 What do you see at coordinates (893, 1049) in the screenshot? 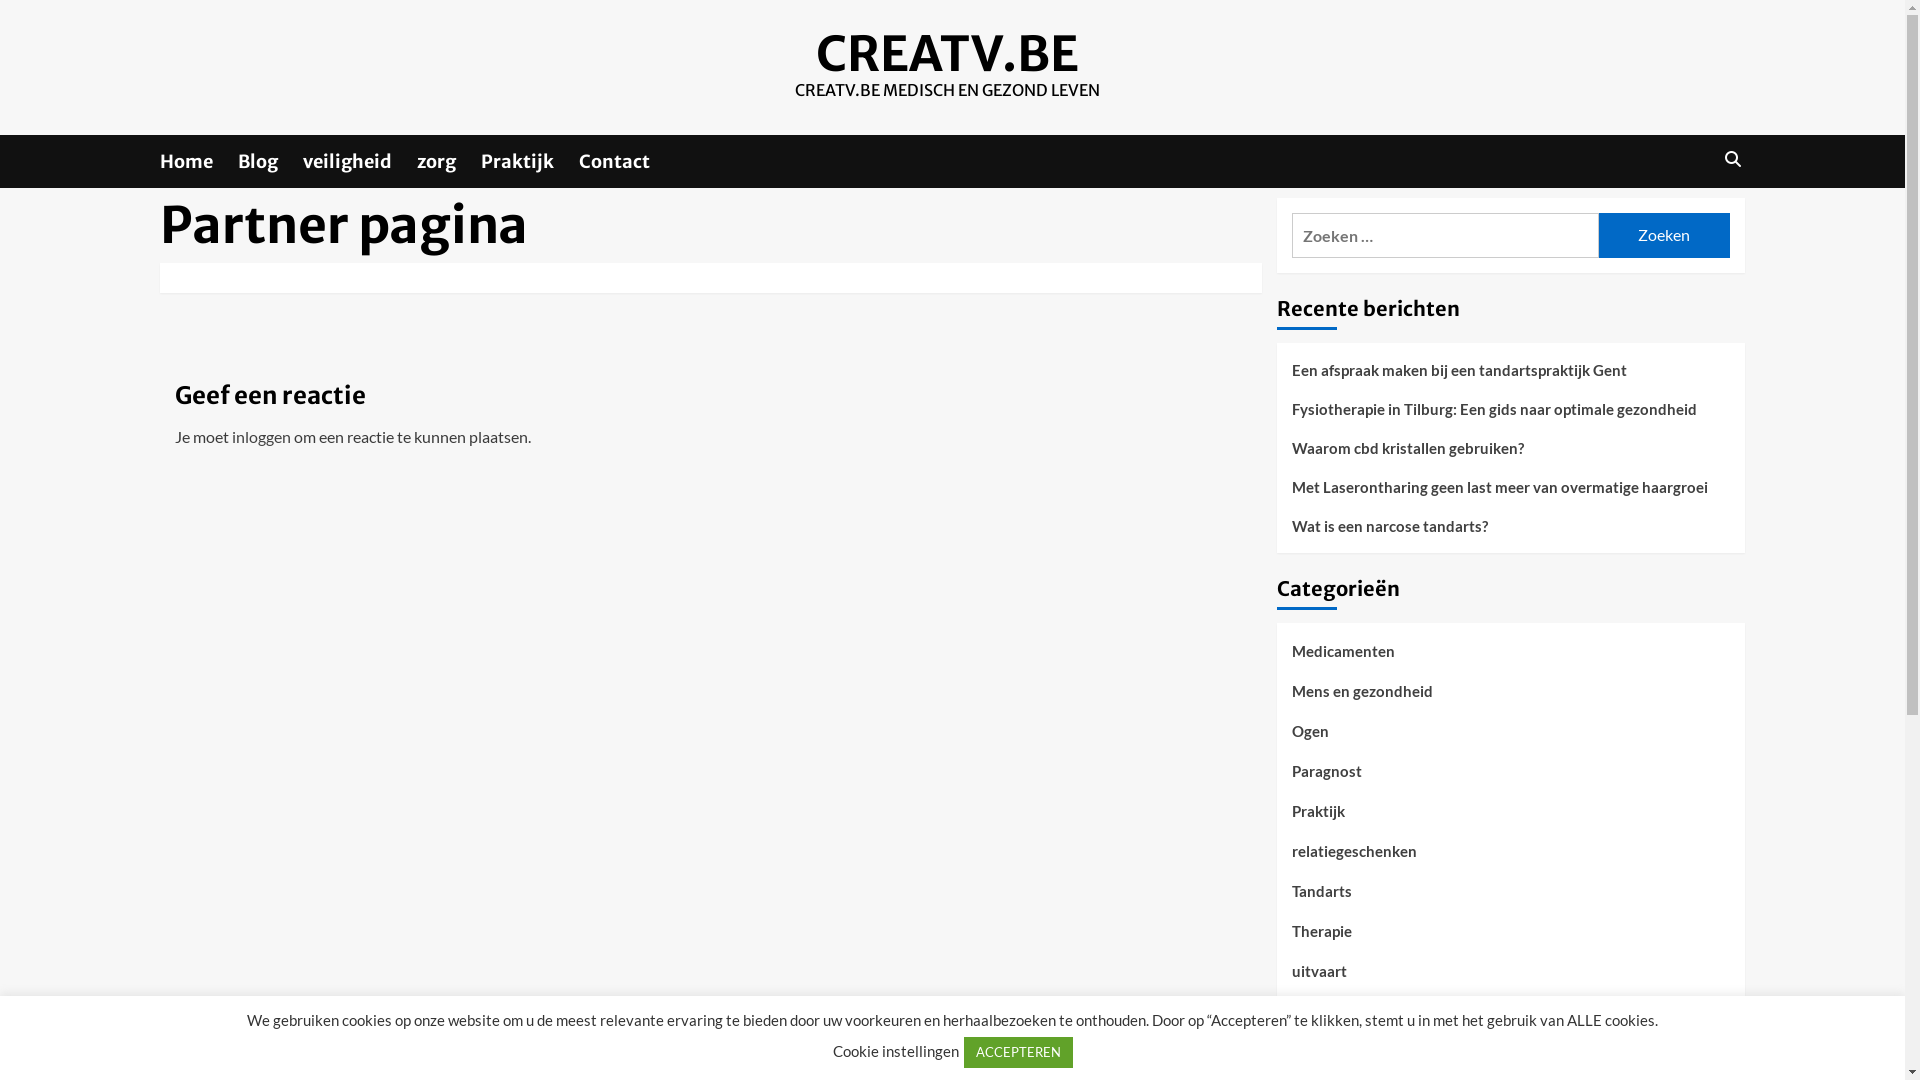
I see `'Cookie instellingen'` at bounding box center [893, 1049].